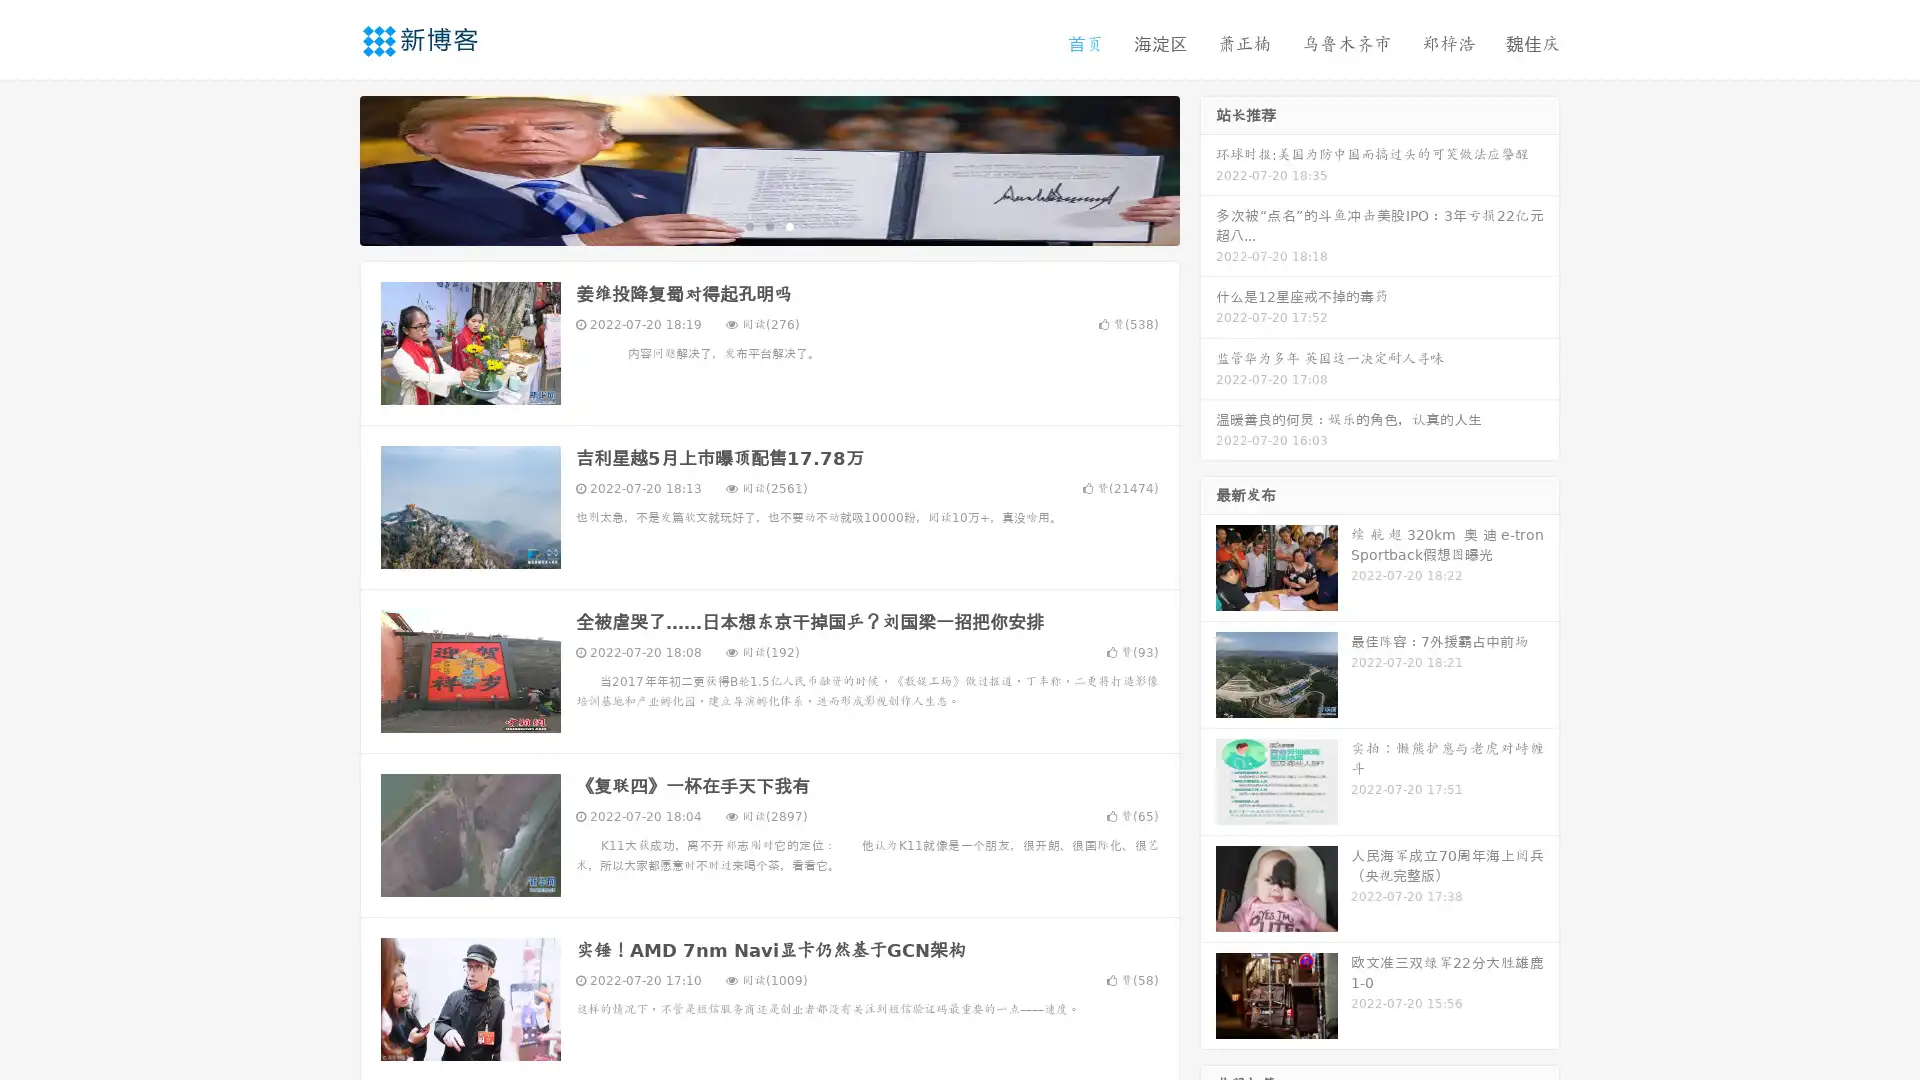  What do you see at coordinates (330, 168) in the screenshot?
I see `Previous slide` at bounding box center [330, 168].